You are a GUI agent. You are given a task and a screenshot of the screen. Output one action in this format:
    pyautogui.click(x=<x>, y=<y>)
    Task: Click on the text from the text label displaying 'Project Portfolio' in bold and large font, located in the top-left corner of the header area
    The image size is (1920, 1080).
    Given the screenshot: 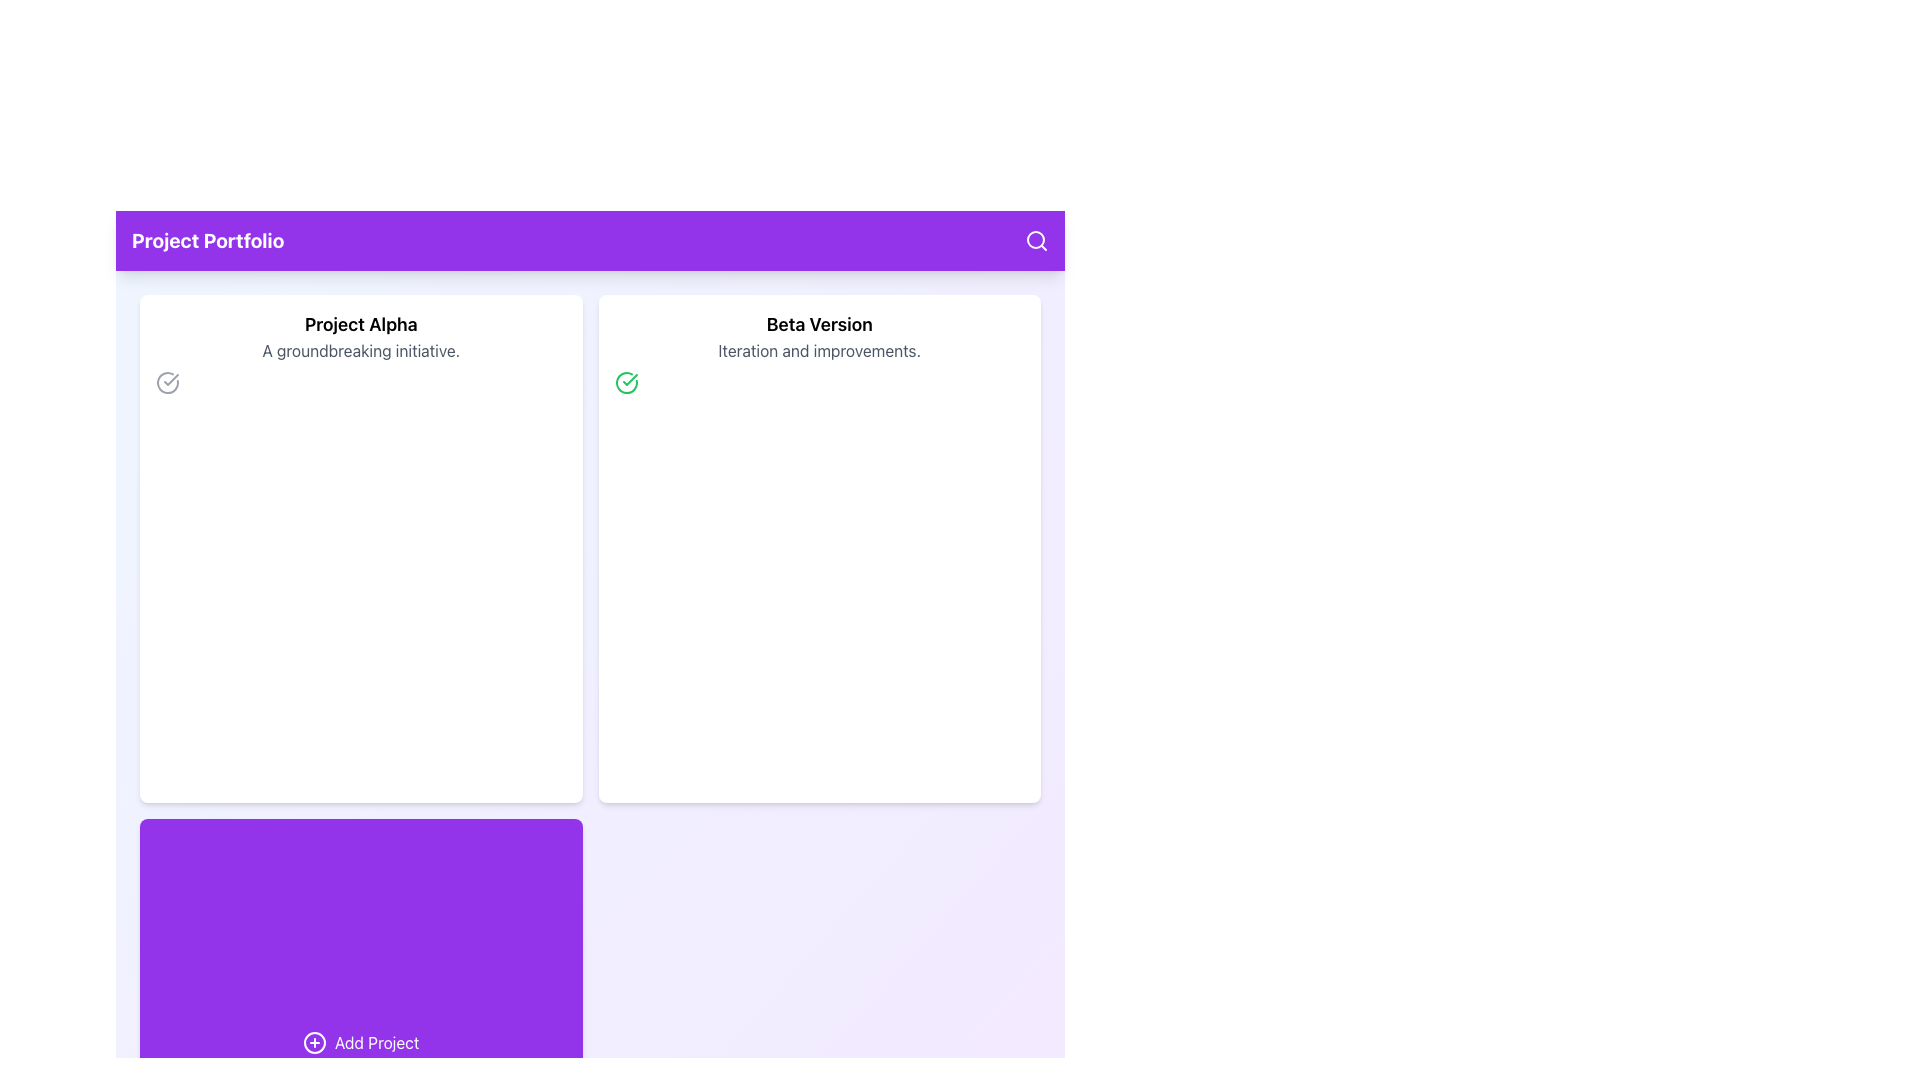 What is the action you would take?
    pyautogui.click(x=208, y=239)
    